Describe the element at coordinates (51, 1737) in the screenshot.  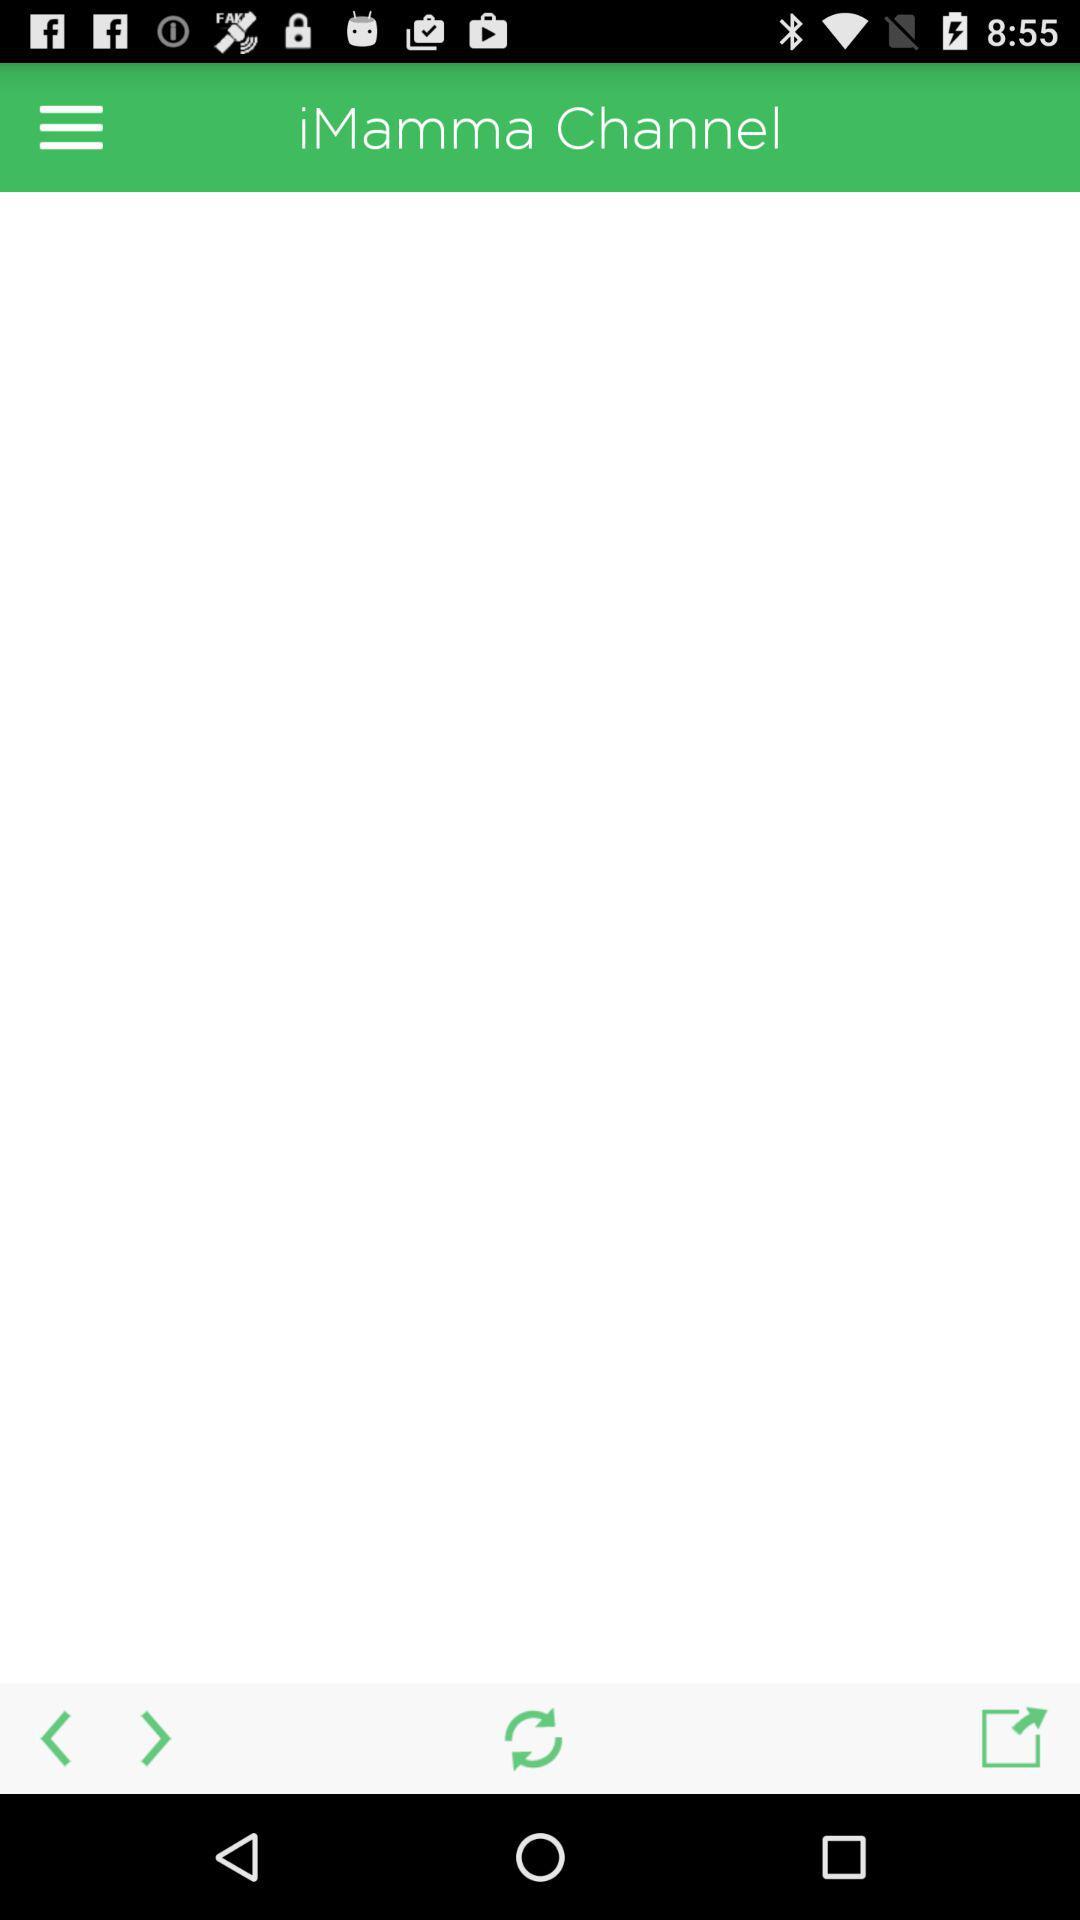
I see `go back` at that location.